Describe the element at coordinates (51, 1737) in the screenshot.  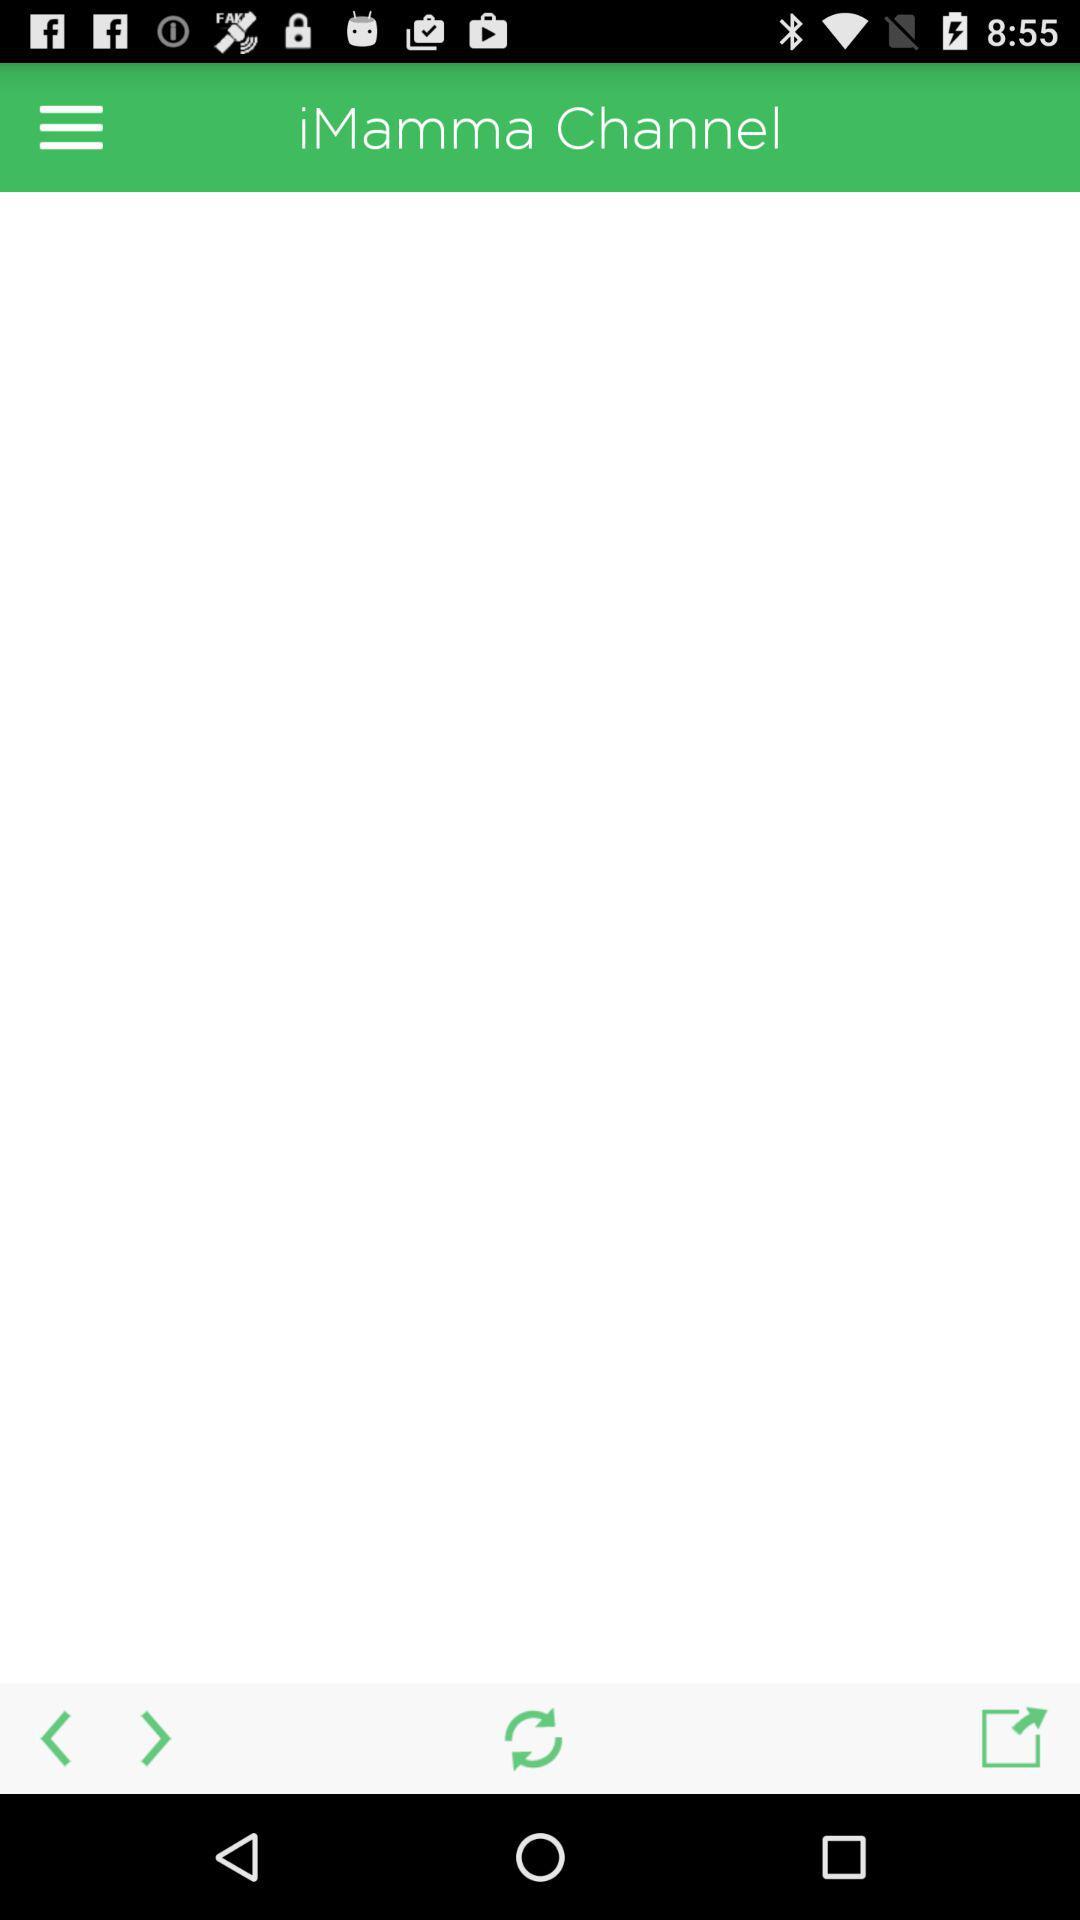
I see `go back` at that location.